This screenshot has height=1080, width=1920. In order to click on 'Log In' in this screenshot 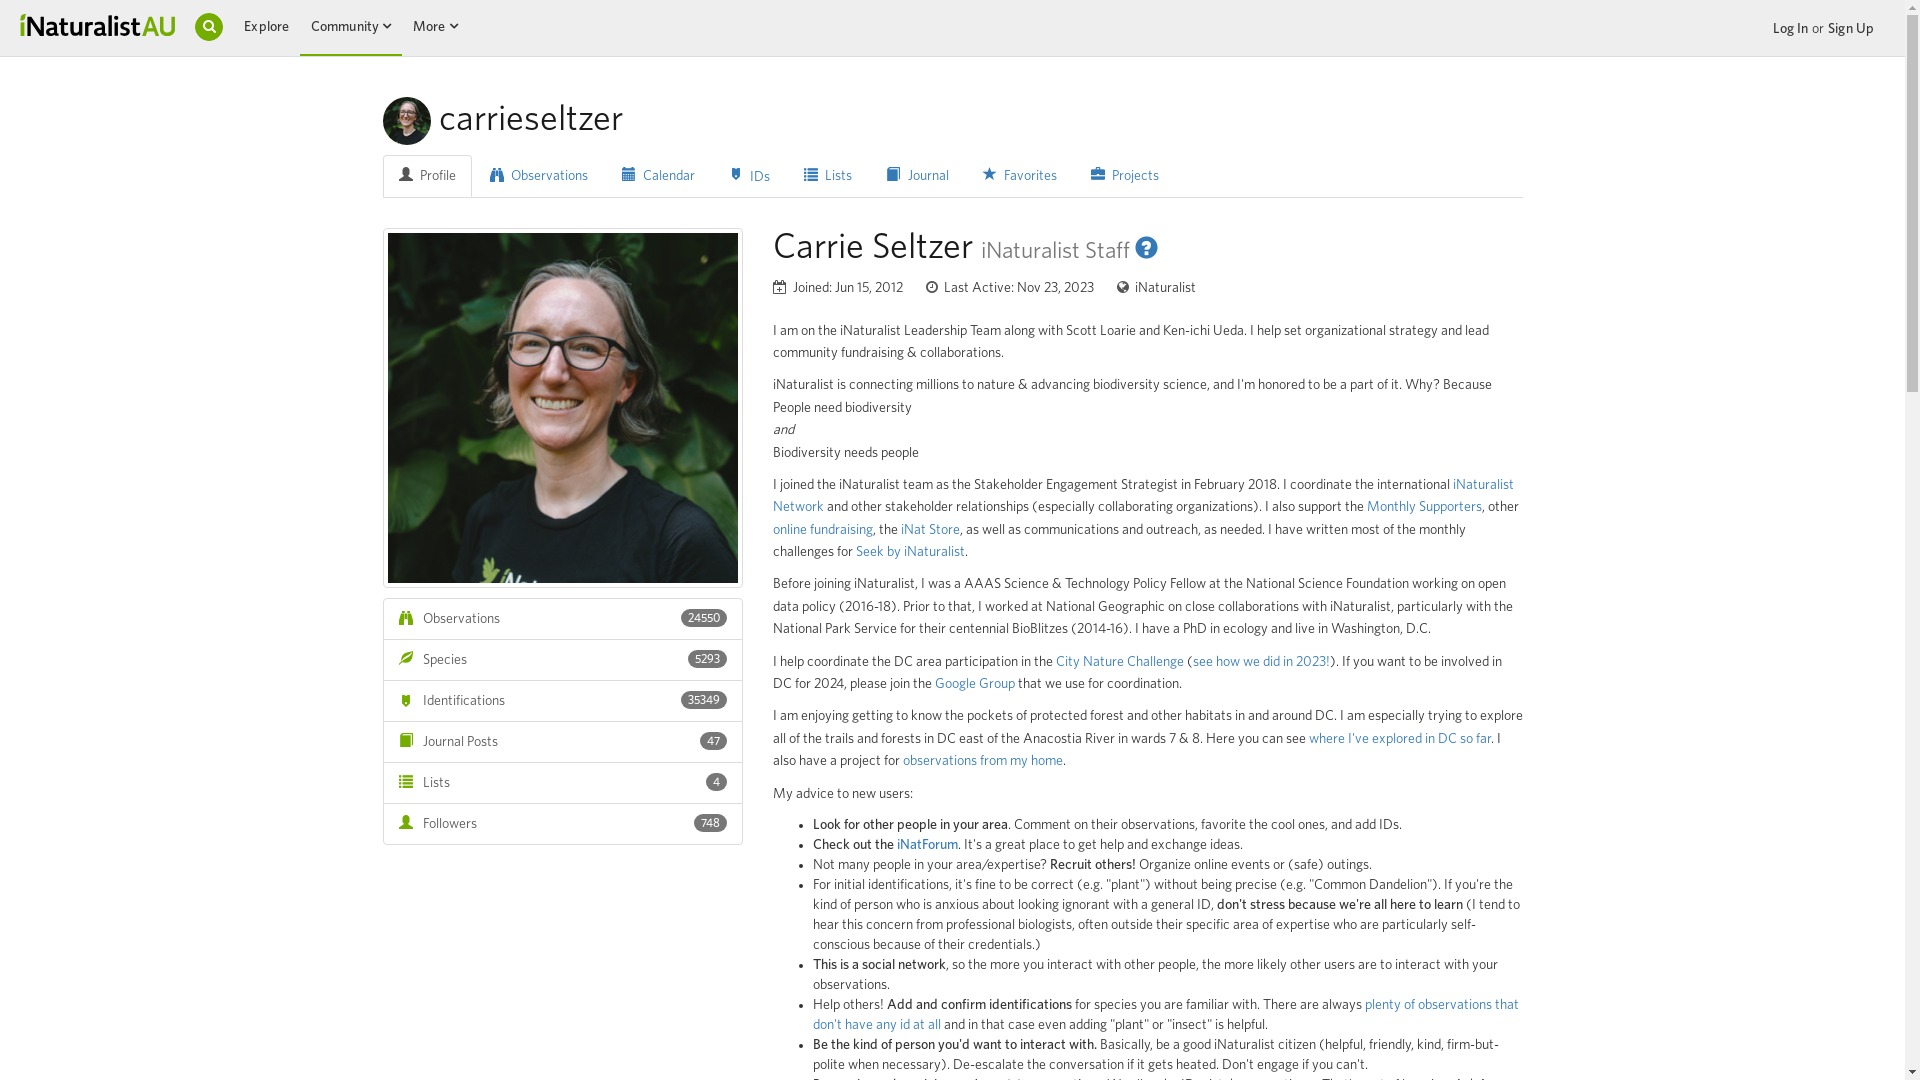, I will do `click(1771, 29)`.